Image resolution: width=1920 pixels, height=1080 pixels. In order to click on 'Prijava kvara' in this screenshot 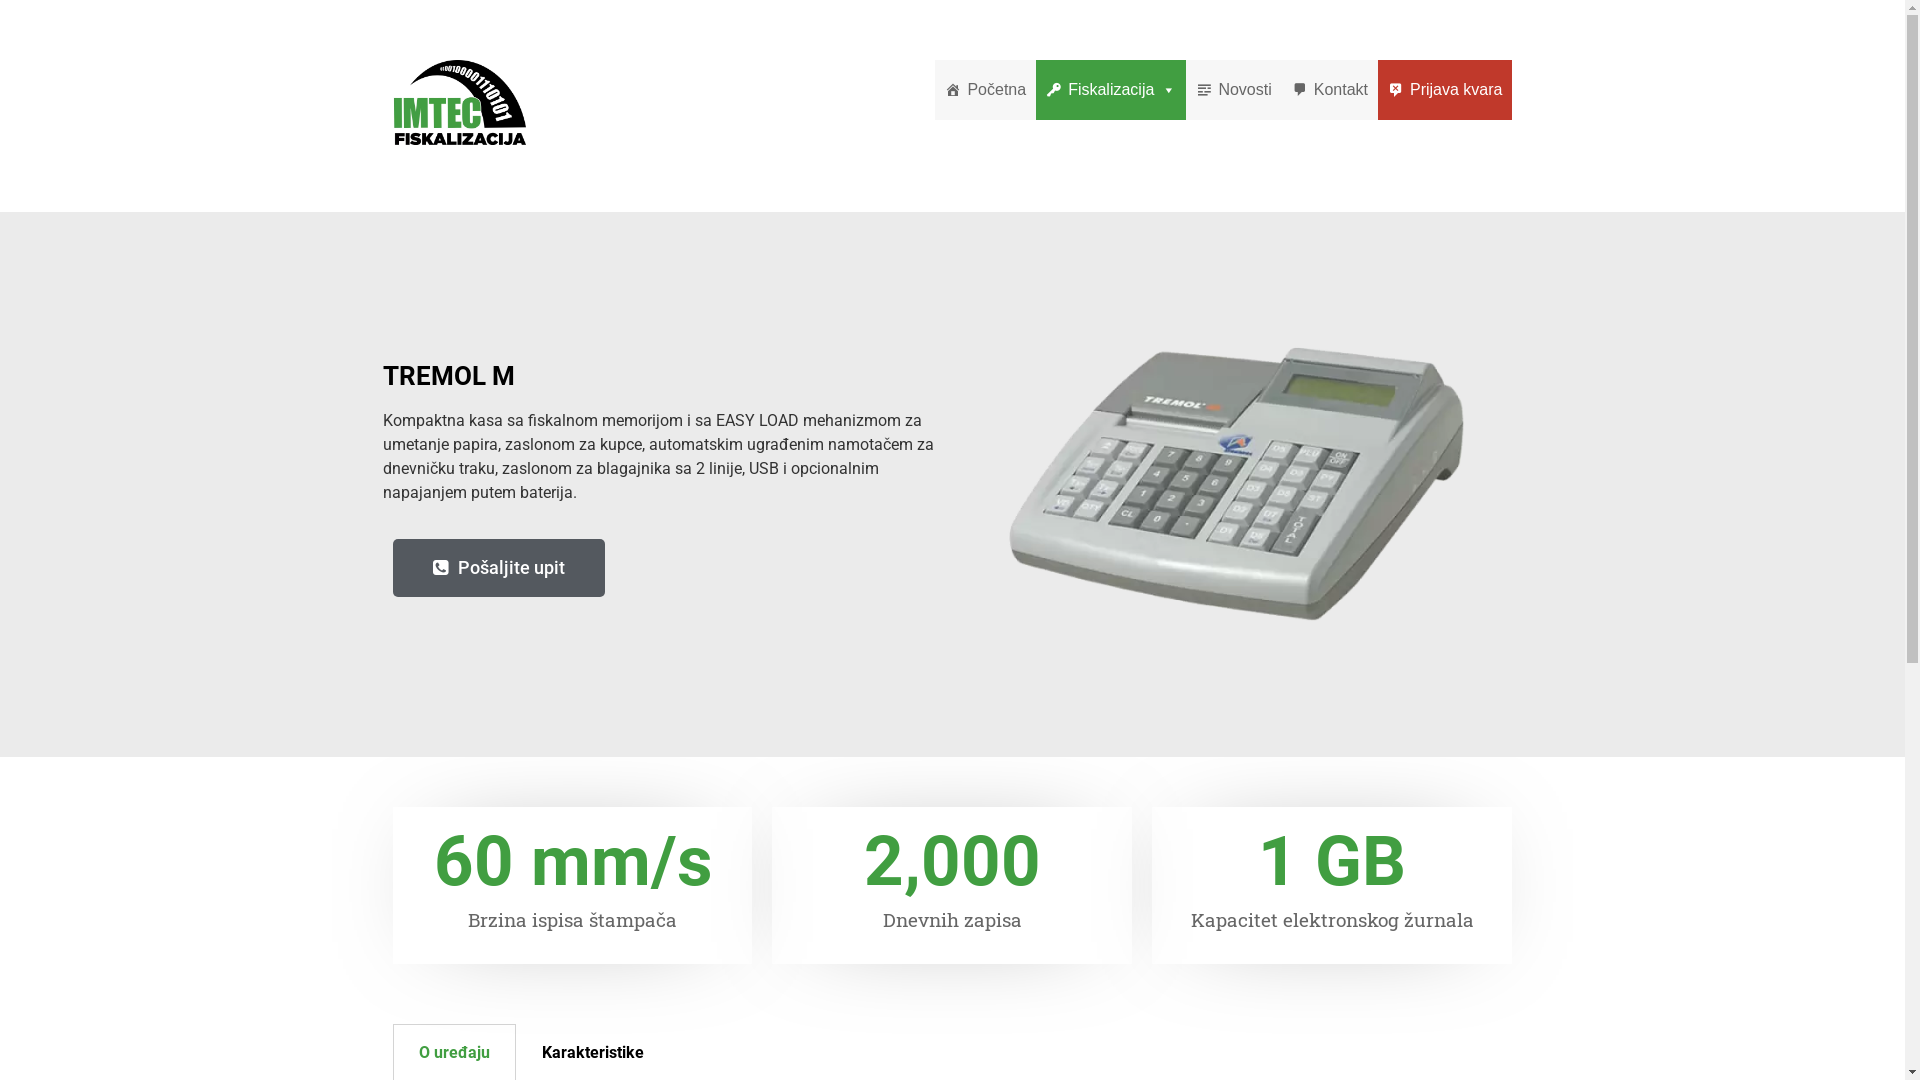, I will do `click(1444, 88)`.